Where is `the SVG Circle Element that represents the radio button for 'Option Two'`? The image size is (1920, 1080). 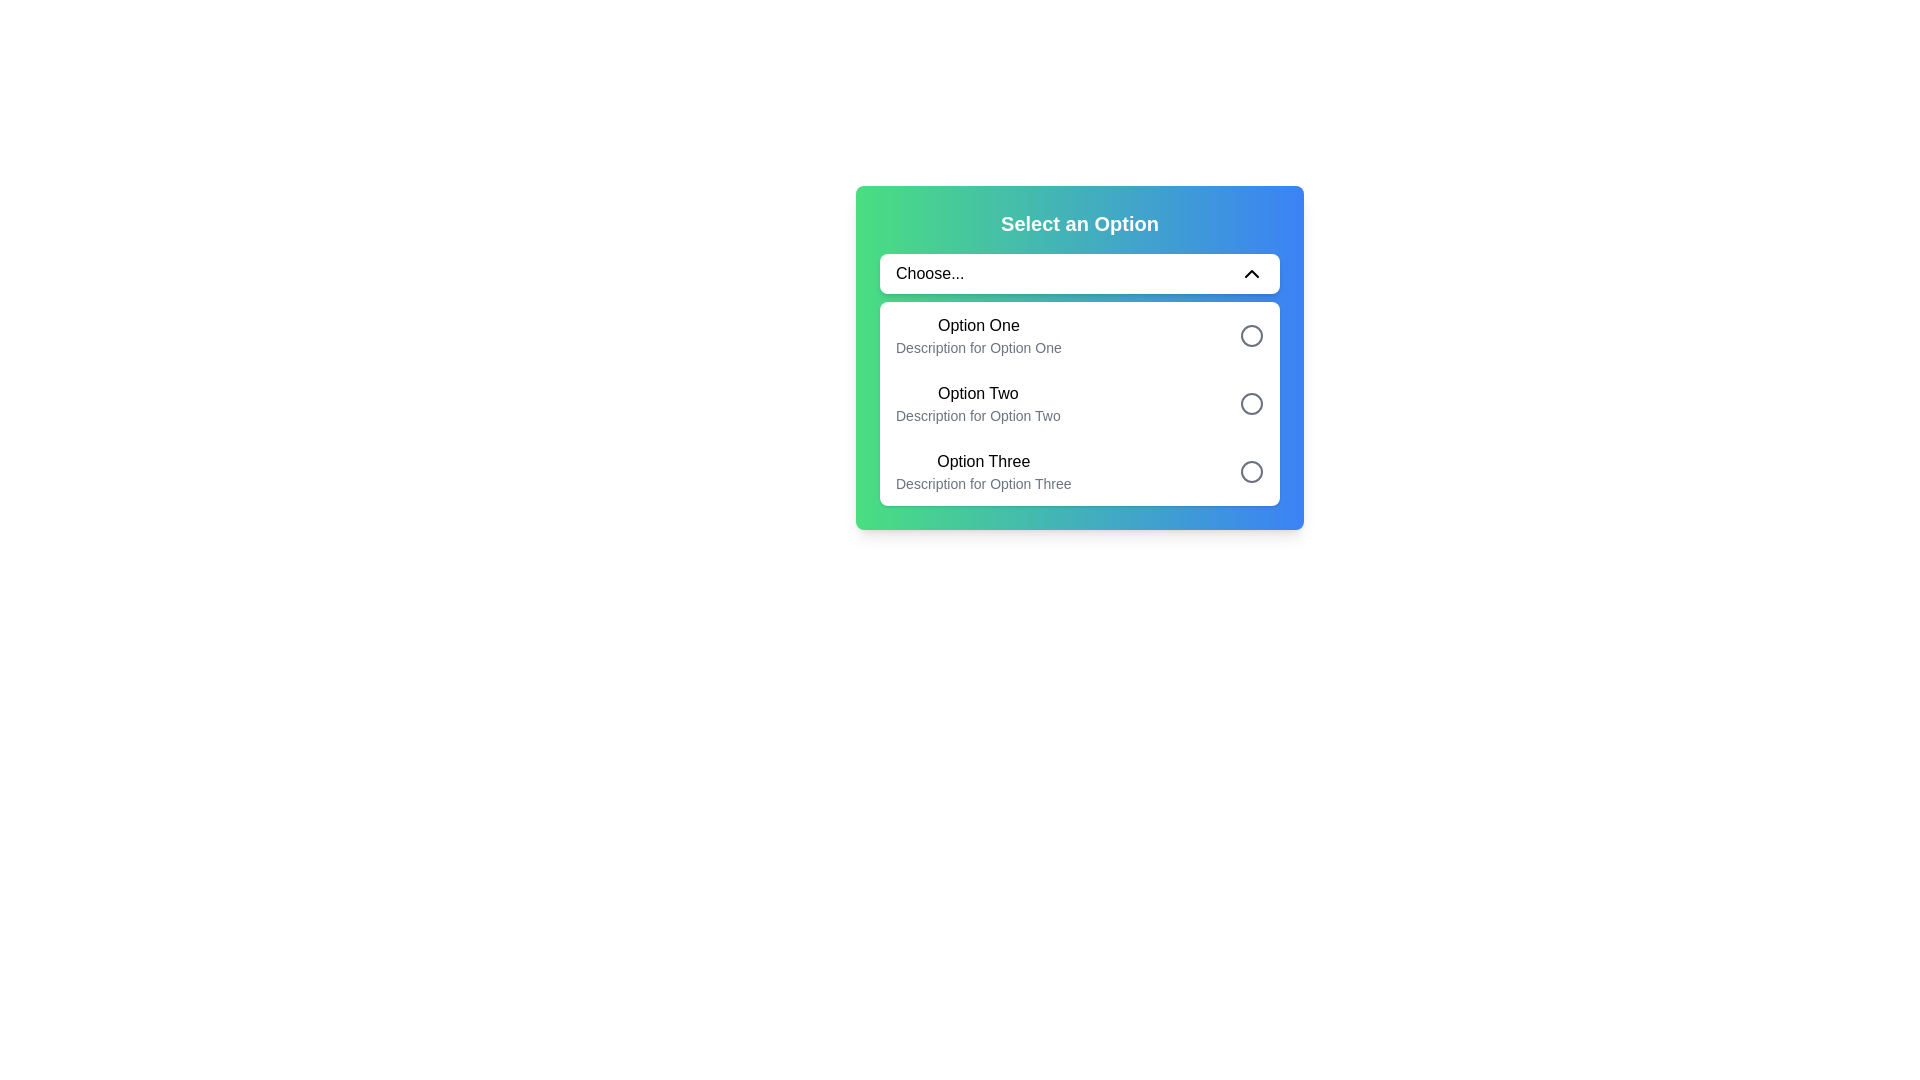
the SVG Circle Element that represents the radio button for 'Option Two' is located at coordinates (1251, 404).